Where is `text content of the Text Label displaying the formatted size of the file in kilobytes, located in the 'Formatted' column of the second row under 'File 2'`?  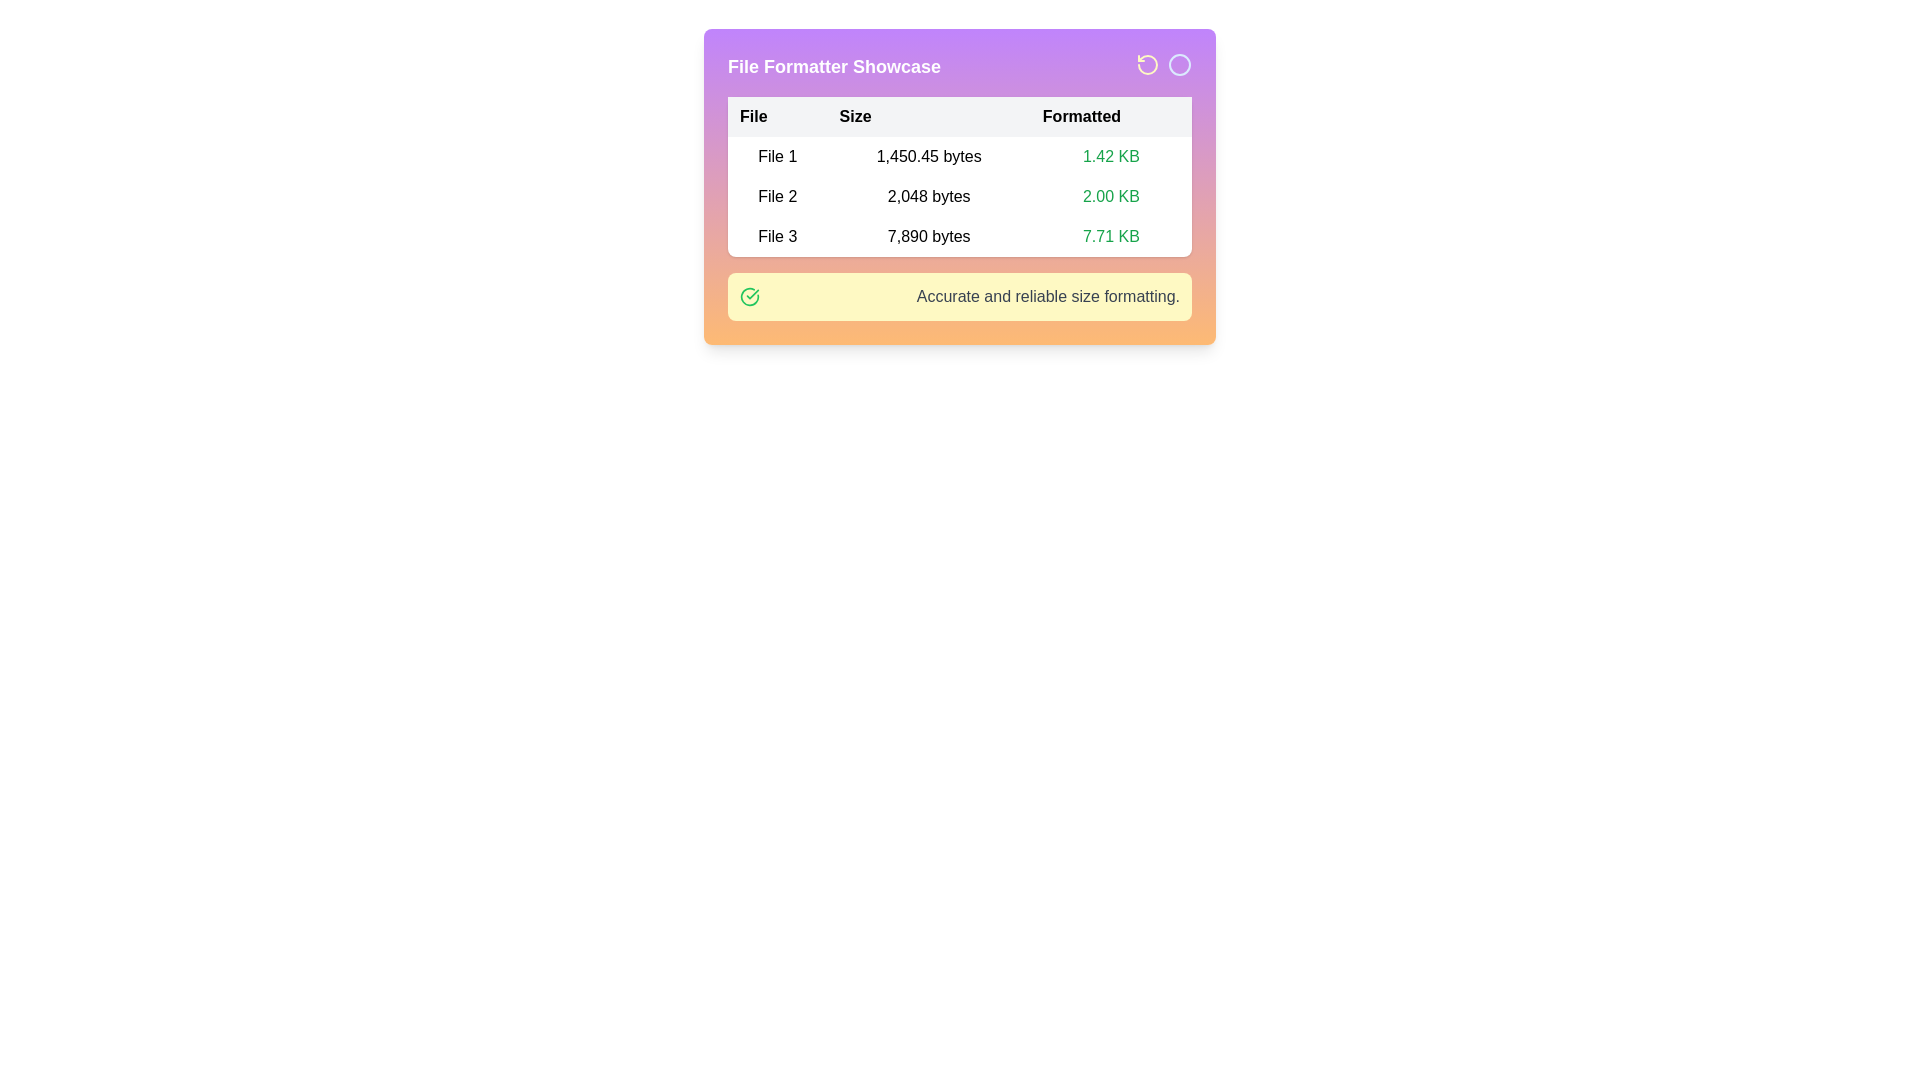 text content of the Text Label displaying the formatted size of the file in kilobytes, located in the 'Formatted' column of the second row under 'File 2' is located at coordinates (1110, 196).